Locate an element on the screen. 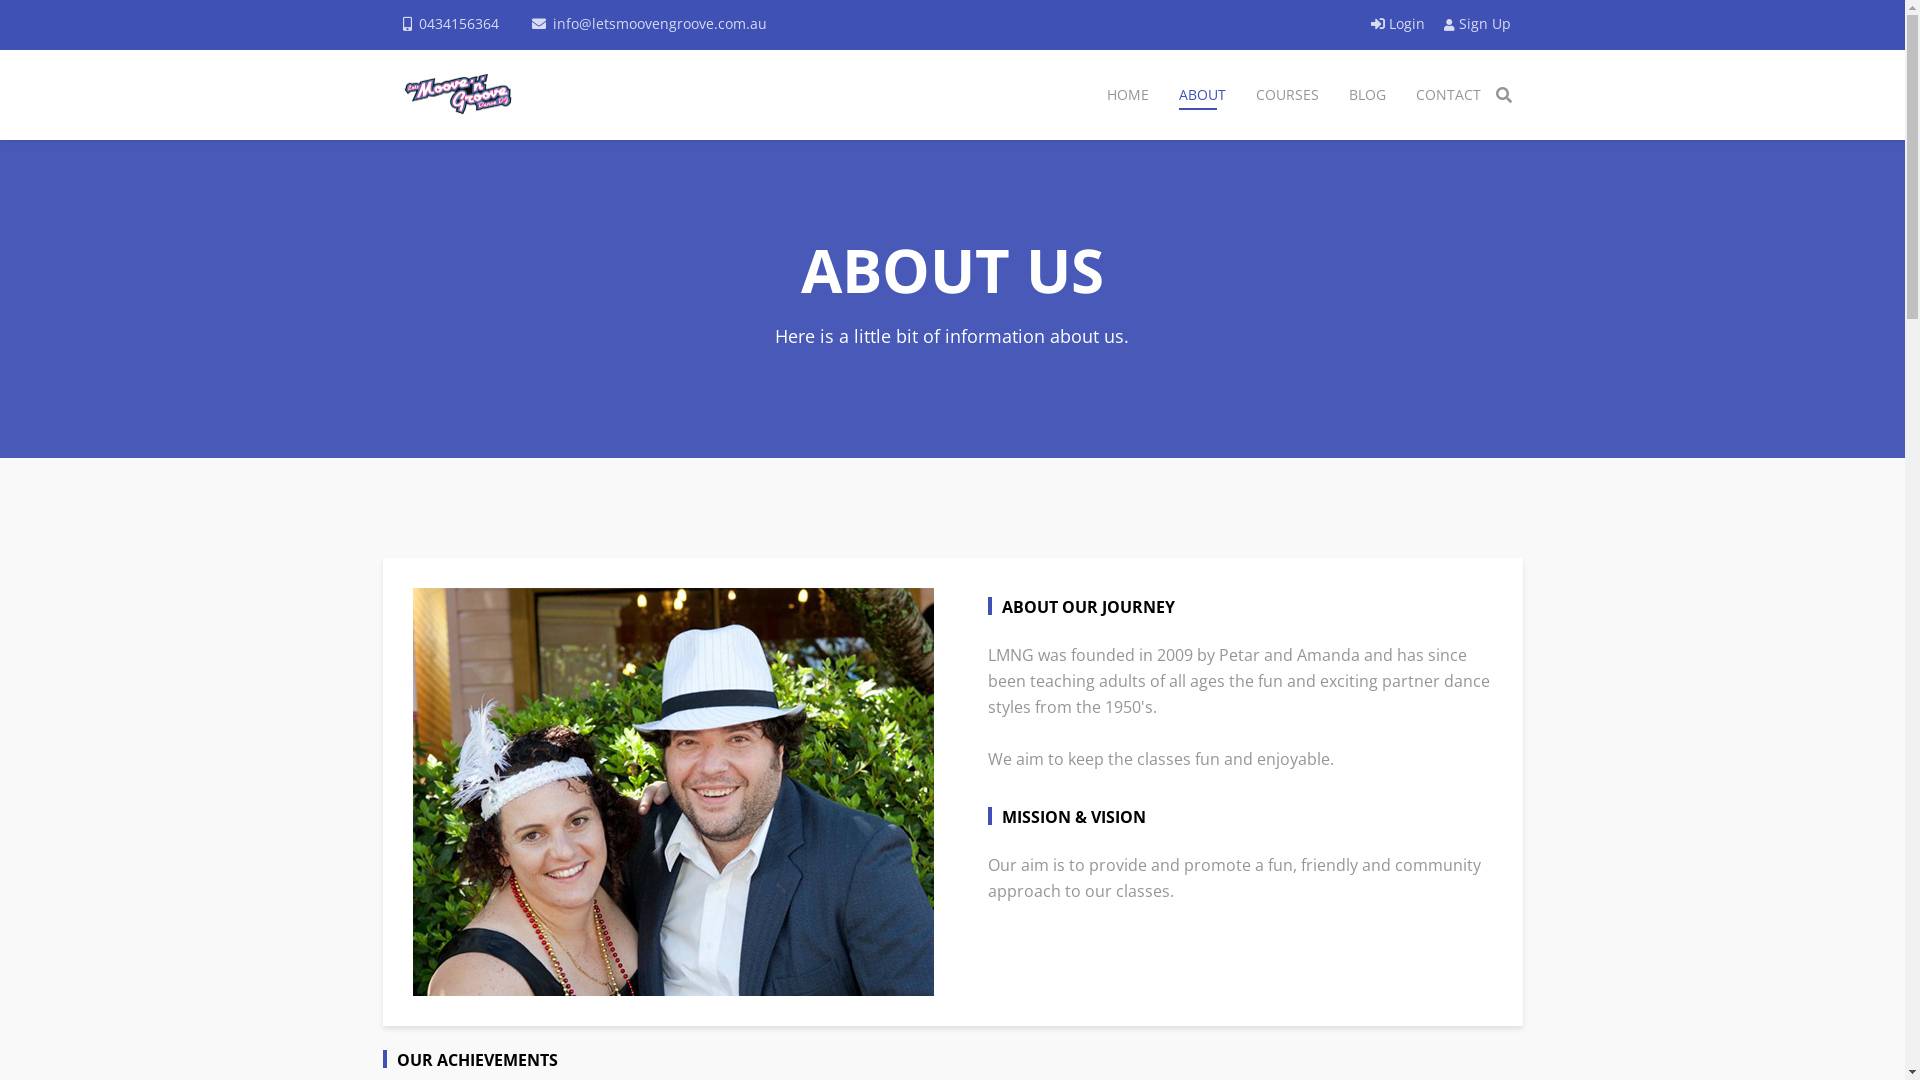  '0434156364' is located at coordinates (416, 23).